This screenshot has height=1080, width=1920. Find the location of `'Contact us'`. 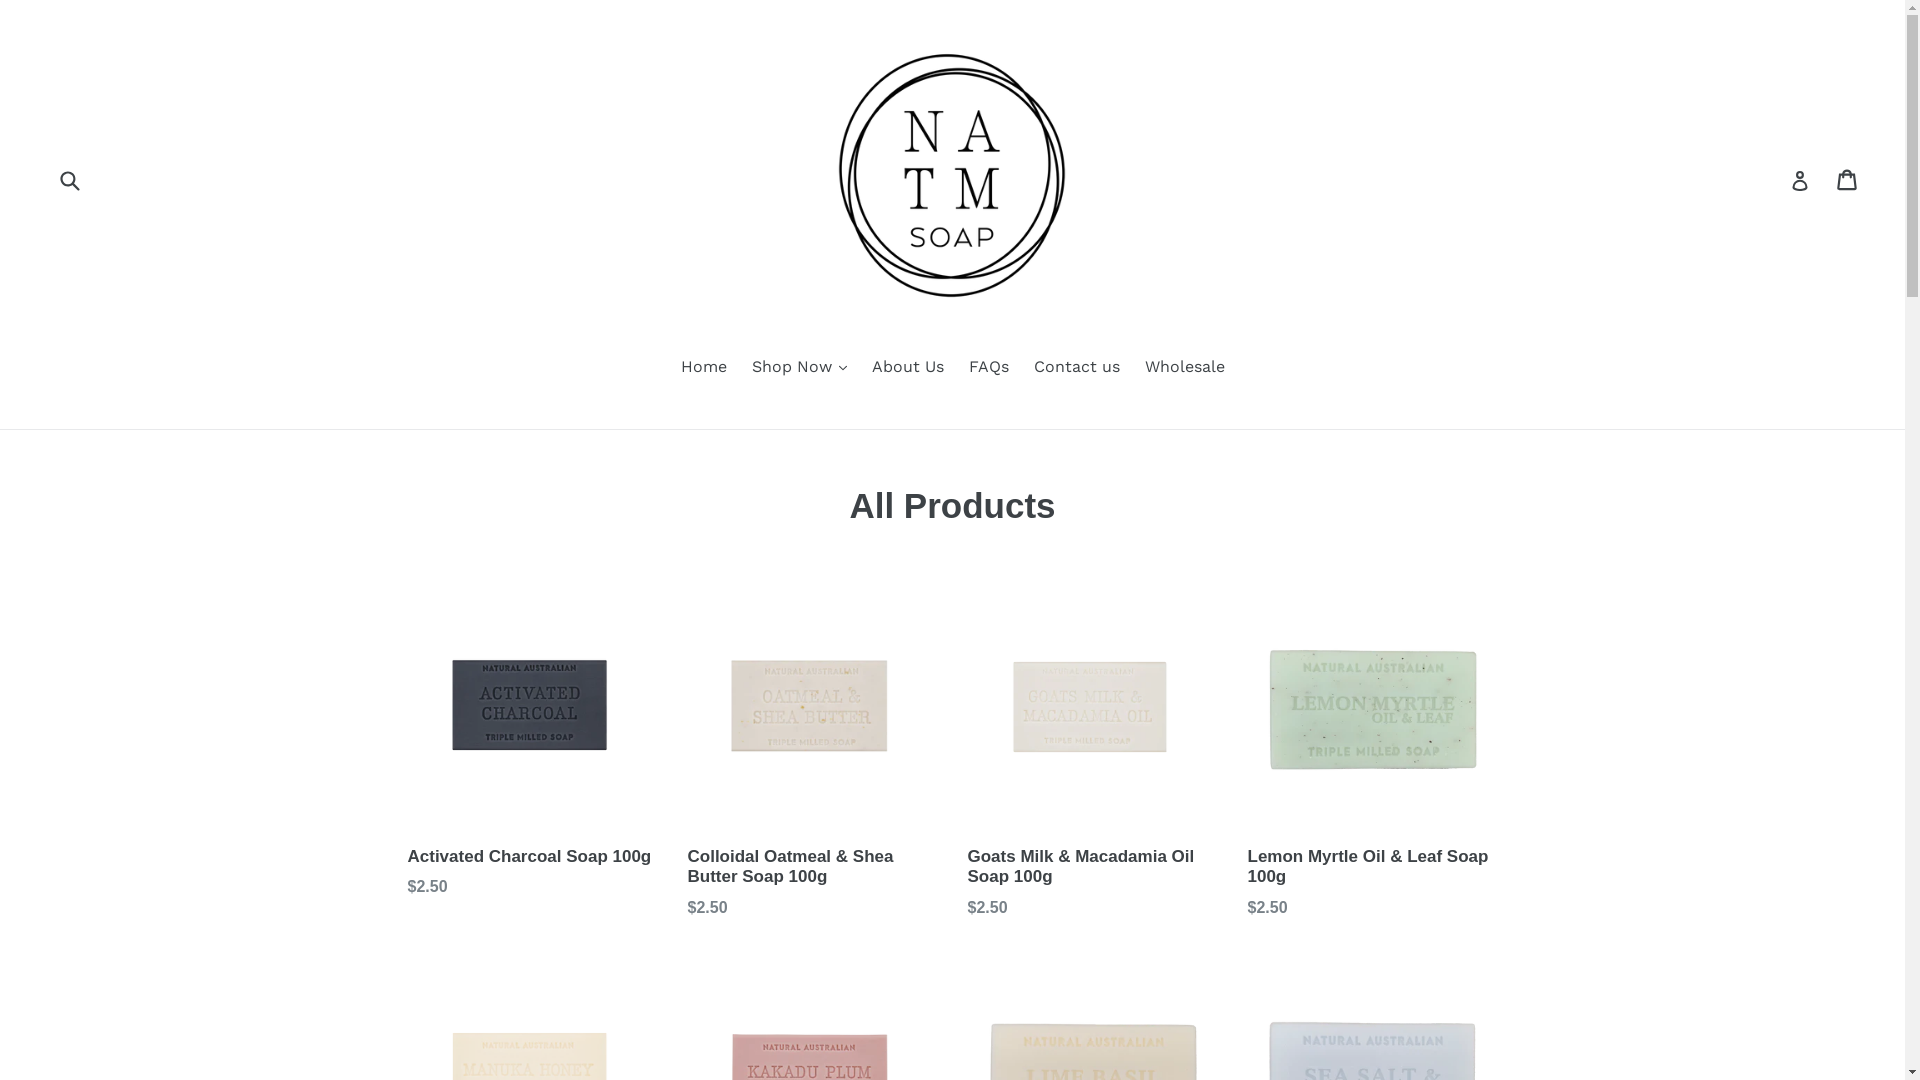

'Contact us' is located at coordinates (1075, 368).